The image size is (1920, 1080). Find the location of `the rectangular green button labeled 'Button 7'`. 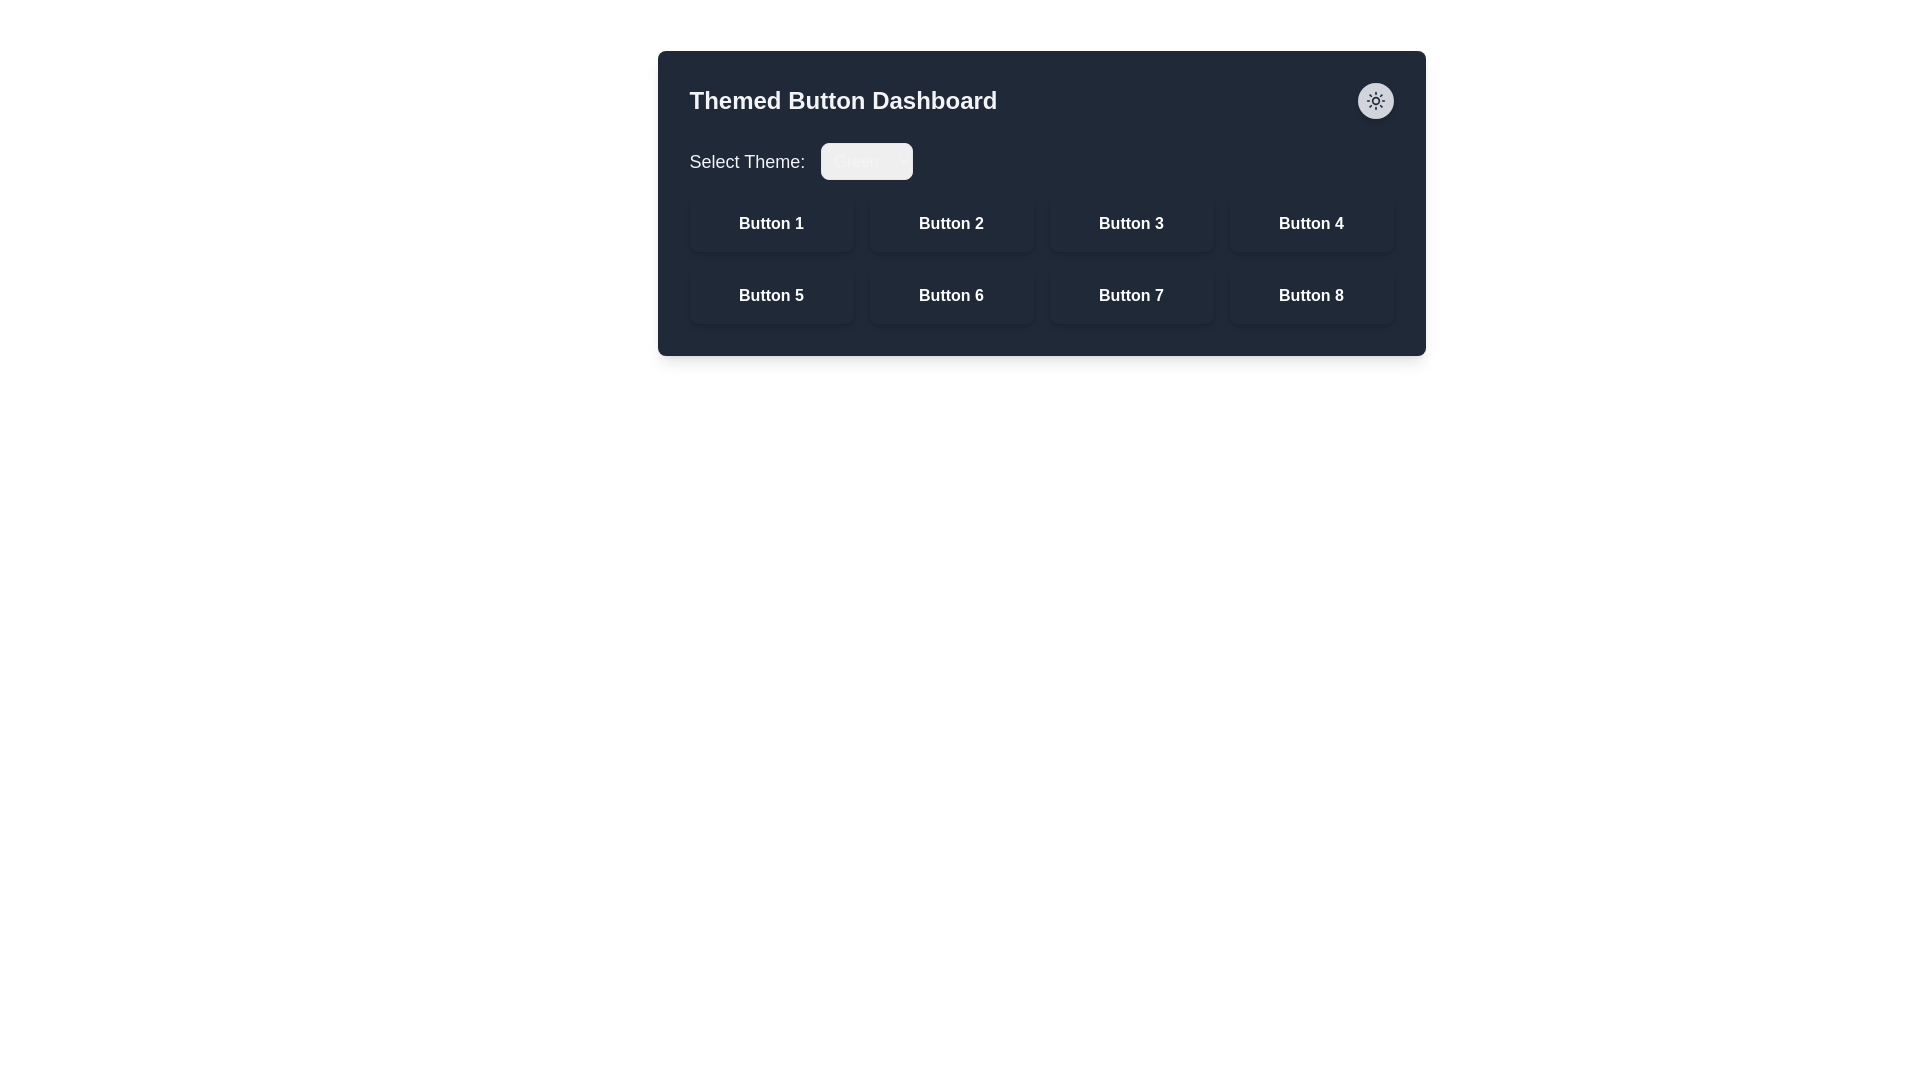

the rectangular green button labeled 'Button 7' is located at coordinates (1131, 296).